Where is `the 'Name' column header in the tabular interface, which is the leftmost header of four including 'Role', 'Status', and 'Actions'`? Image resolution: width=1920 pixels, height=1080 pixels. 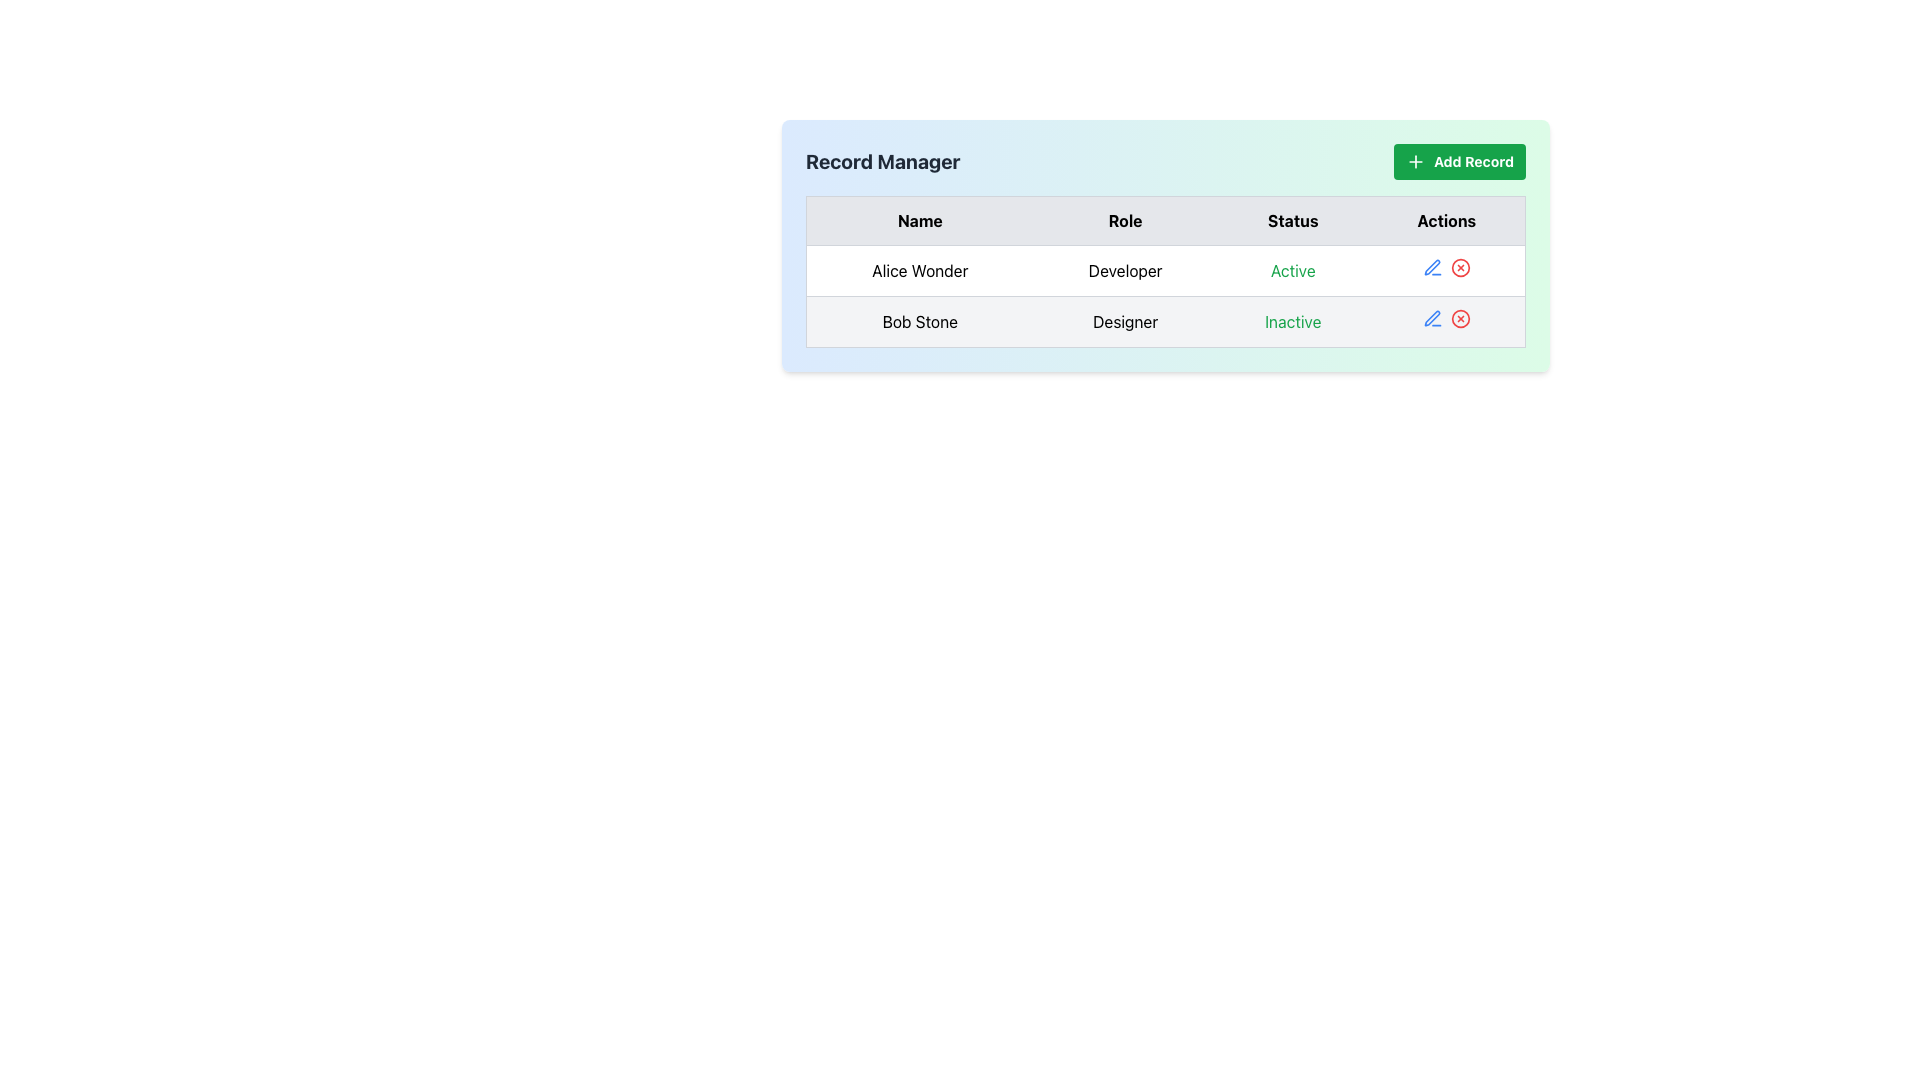
the 'Name' column header in the tabular interface, which is the leftmost header of four including 'Role', 'Status', and 'Actions' is located at coordinates (919, 220).